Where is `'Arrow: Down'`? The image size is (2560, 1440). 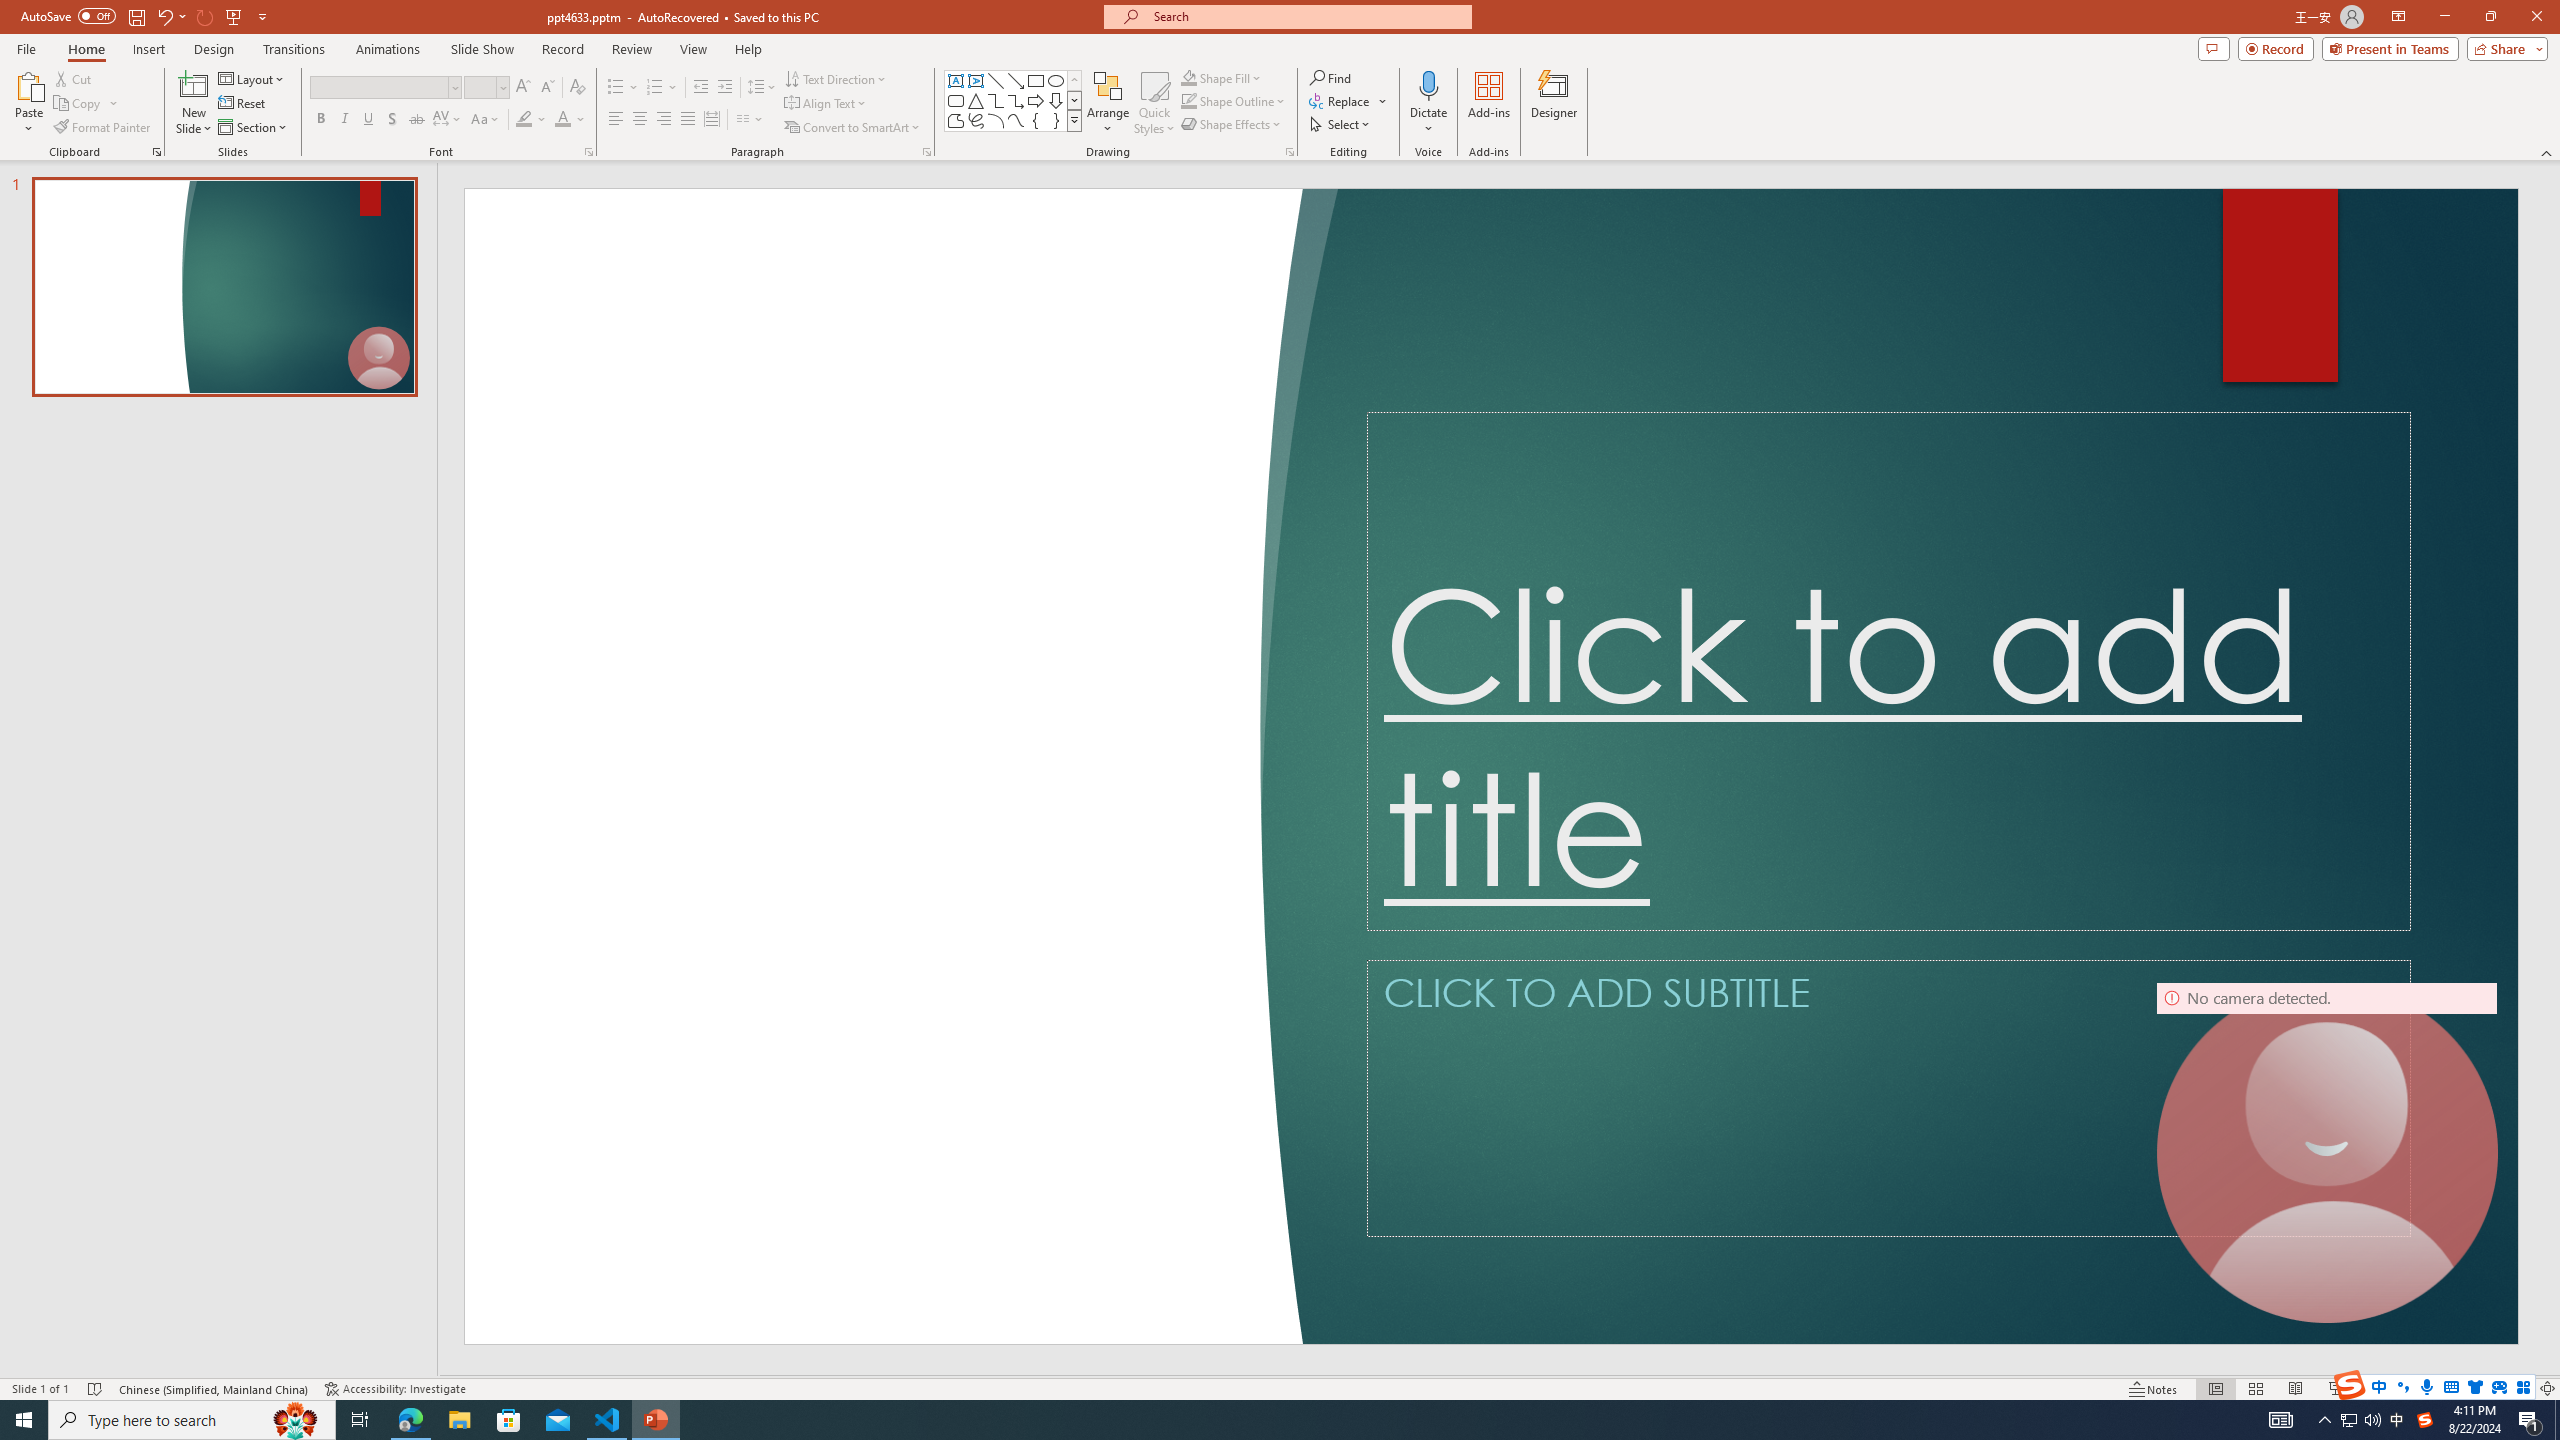
'Arrow: Down' is located at coordinates (1055, 99).